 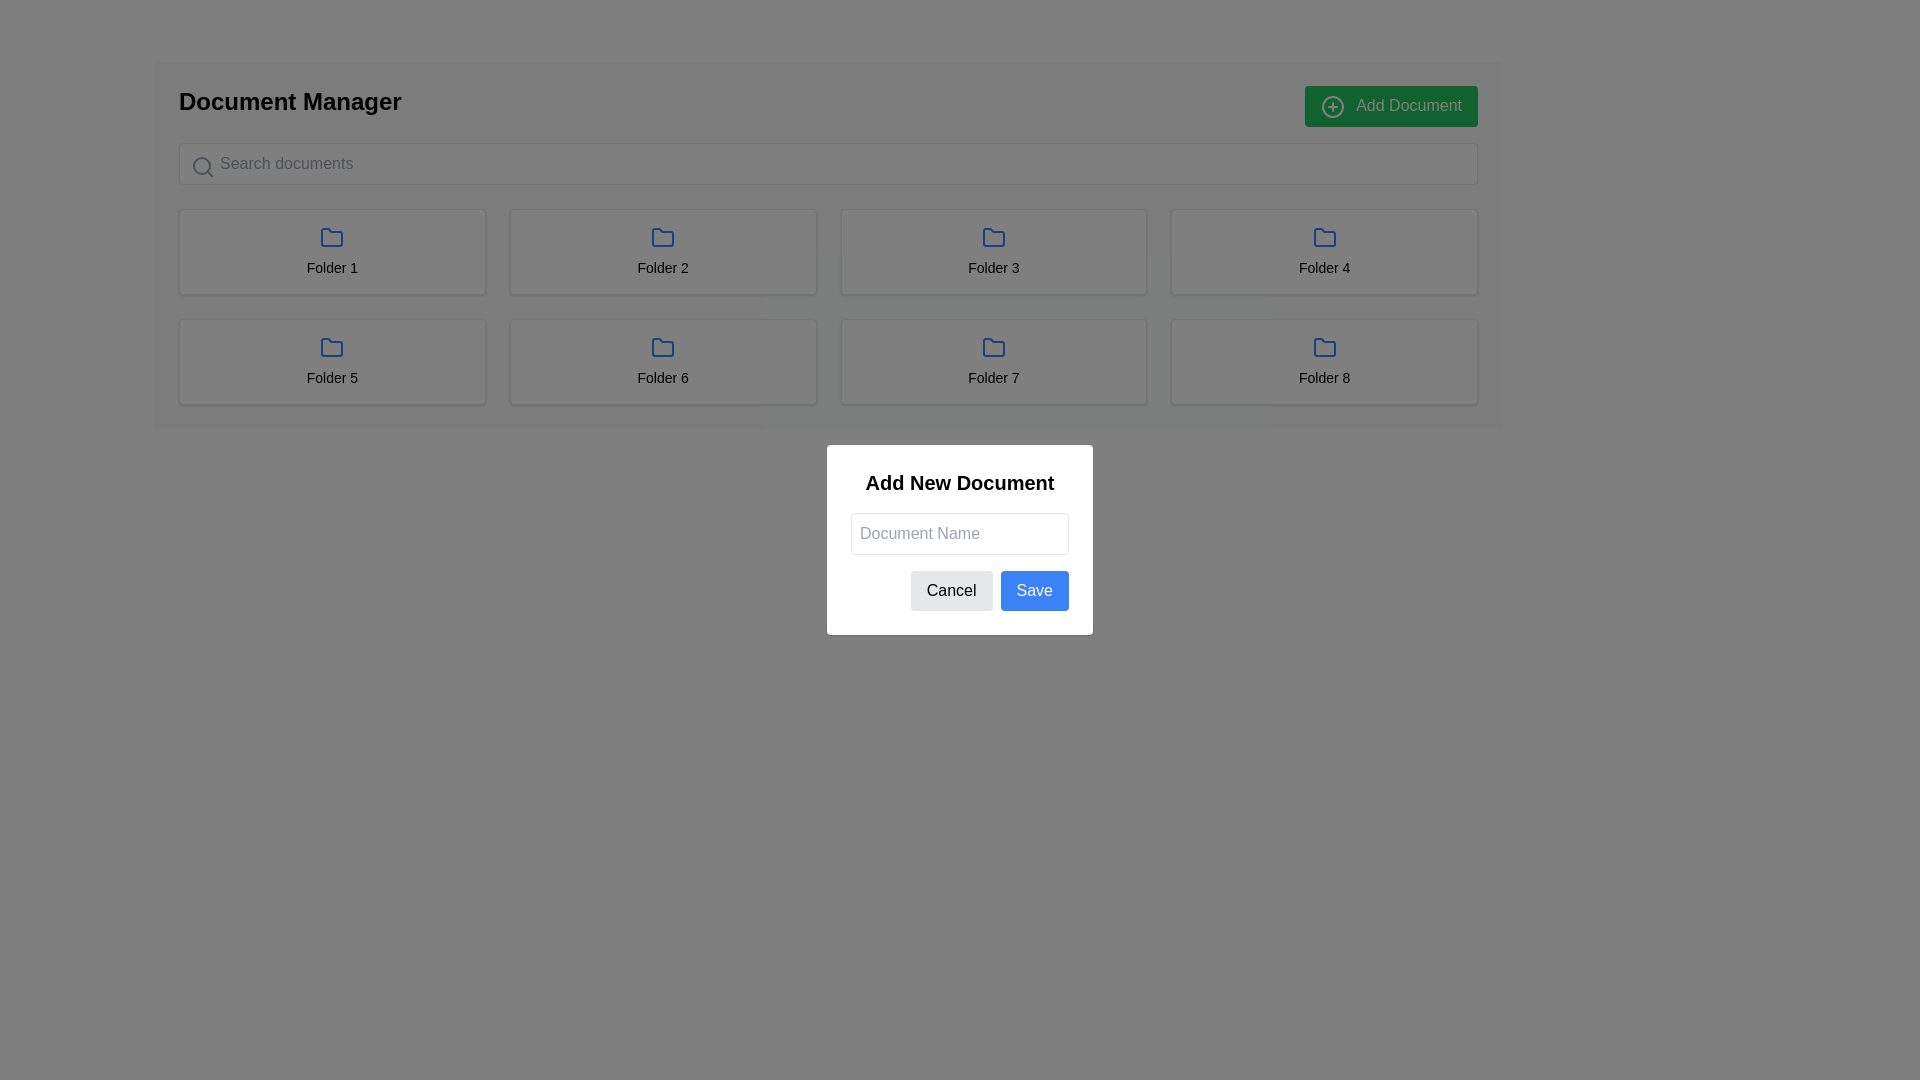 What do you see at coordinates (1324, 361) in the screenshot?
I see `the 'Folder 8' Card located in the bottom-right corner of the grid layout` at bounding box center [1324, 361].